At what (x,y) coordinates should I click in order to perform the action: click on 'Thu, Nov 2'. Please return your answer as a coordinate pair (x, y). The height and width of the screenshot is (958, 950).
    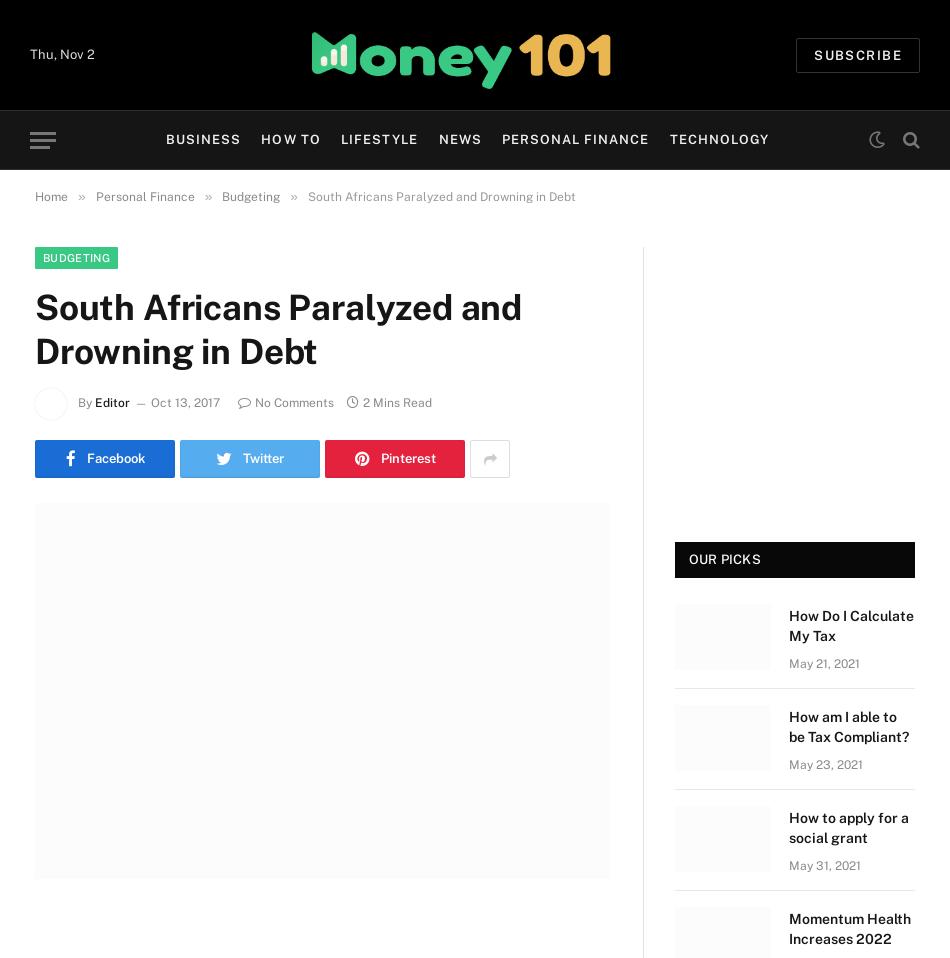
    Looking at the image, I should click on (62, 53).